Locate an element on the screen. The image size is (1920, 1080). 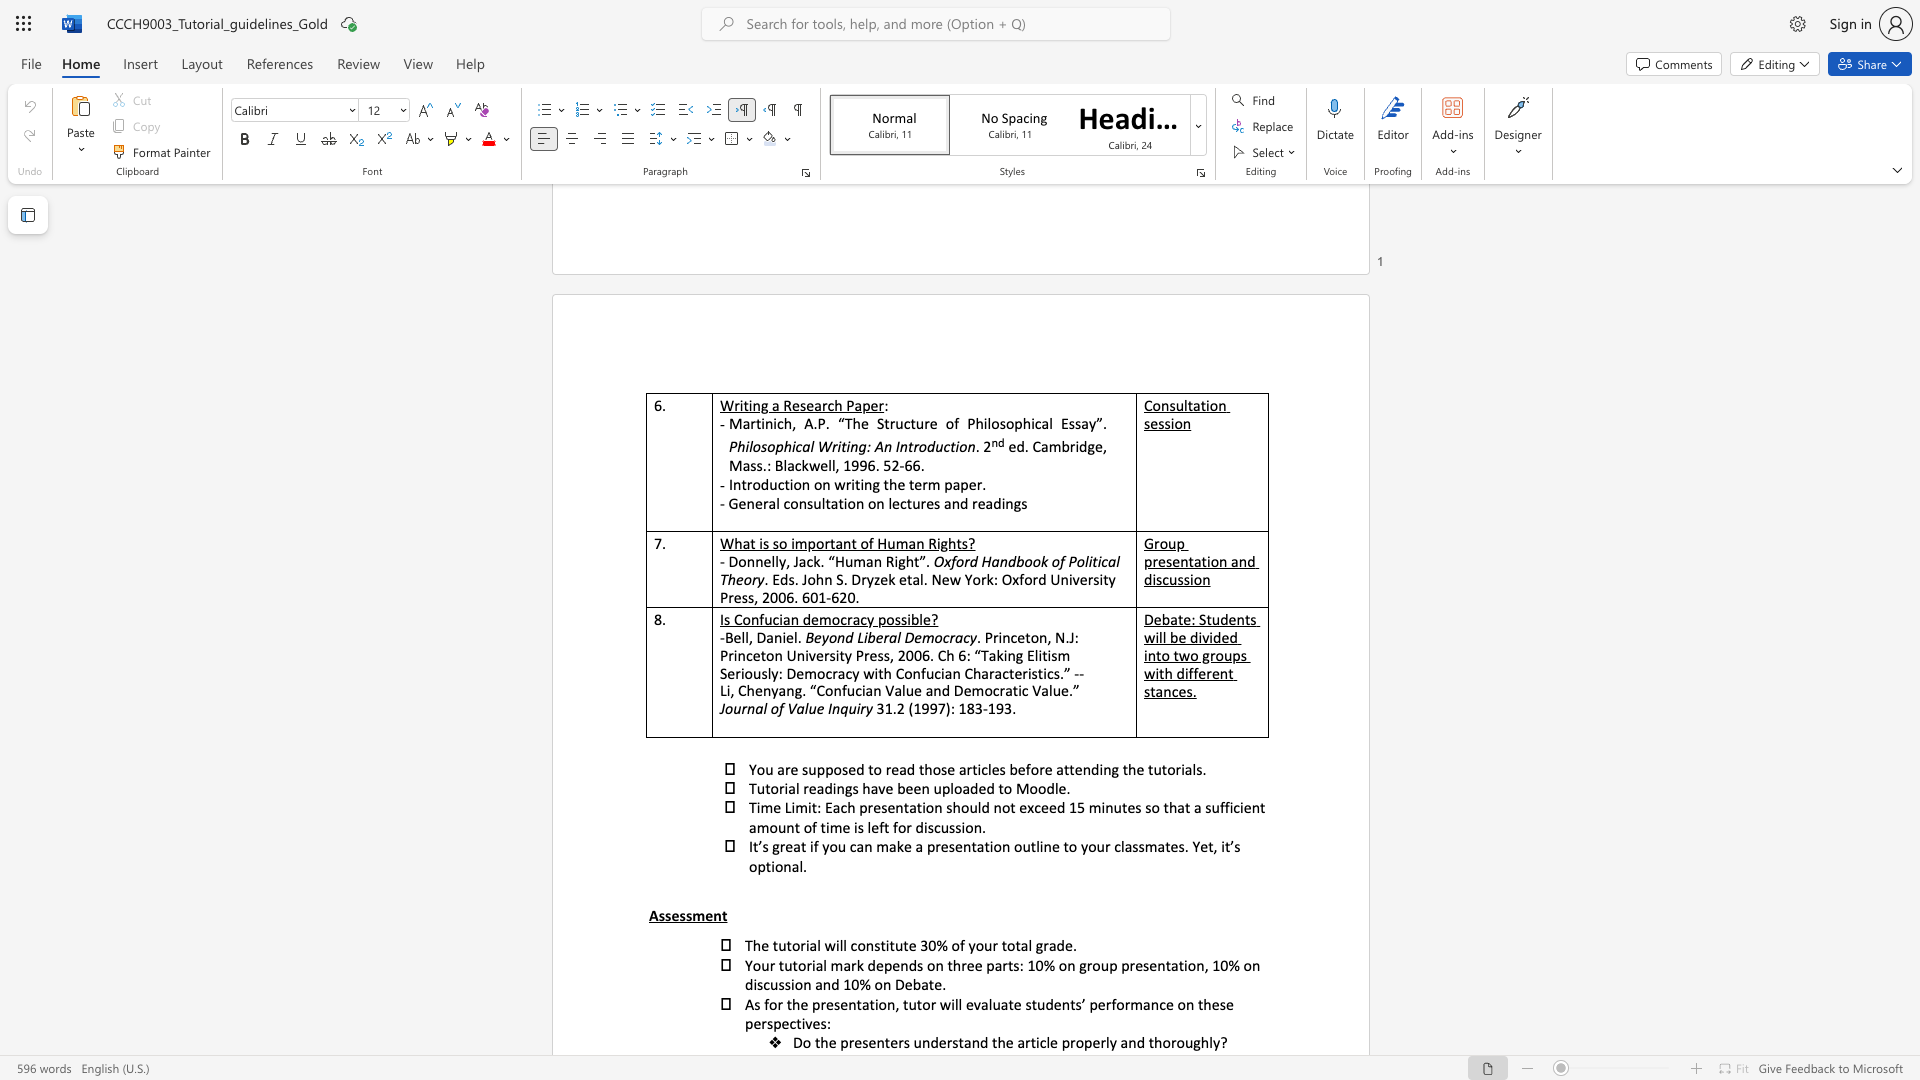
the subset text "2 (" within the text "31.2 (1997): 183-193." is located at coordinates (895, 707).